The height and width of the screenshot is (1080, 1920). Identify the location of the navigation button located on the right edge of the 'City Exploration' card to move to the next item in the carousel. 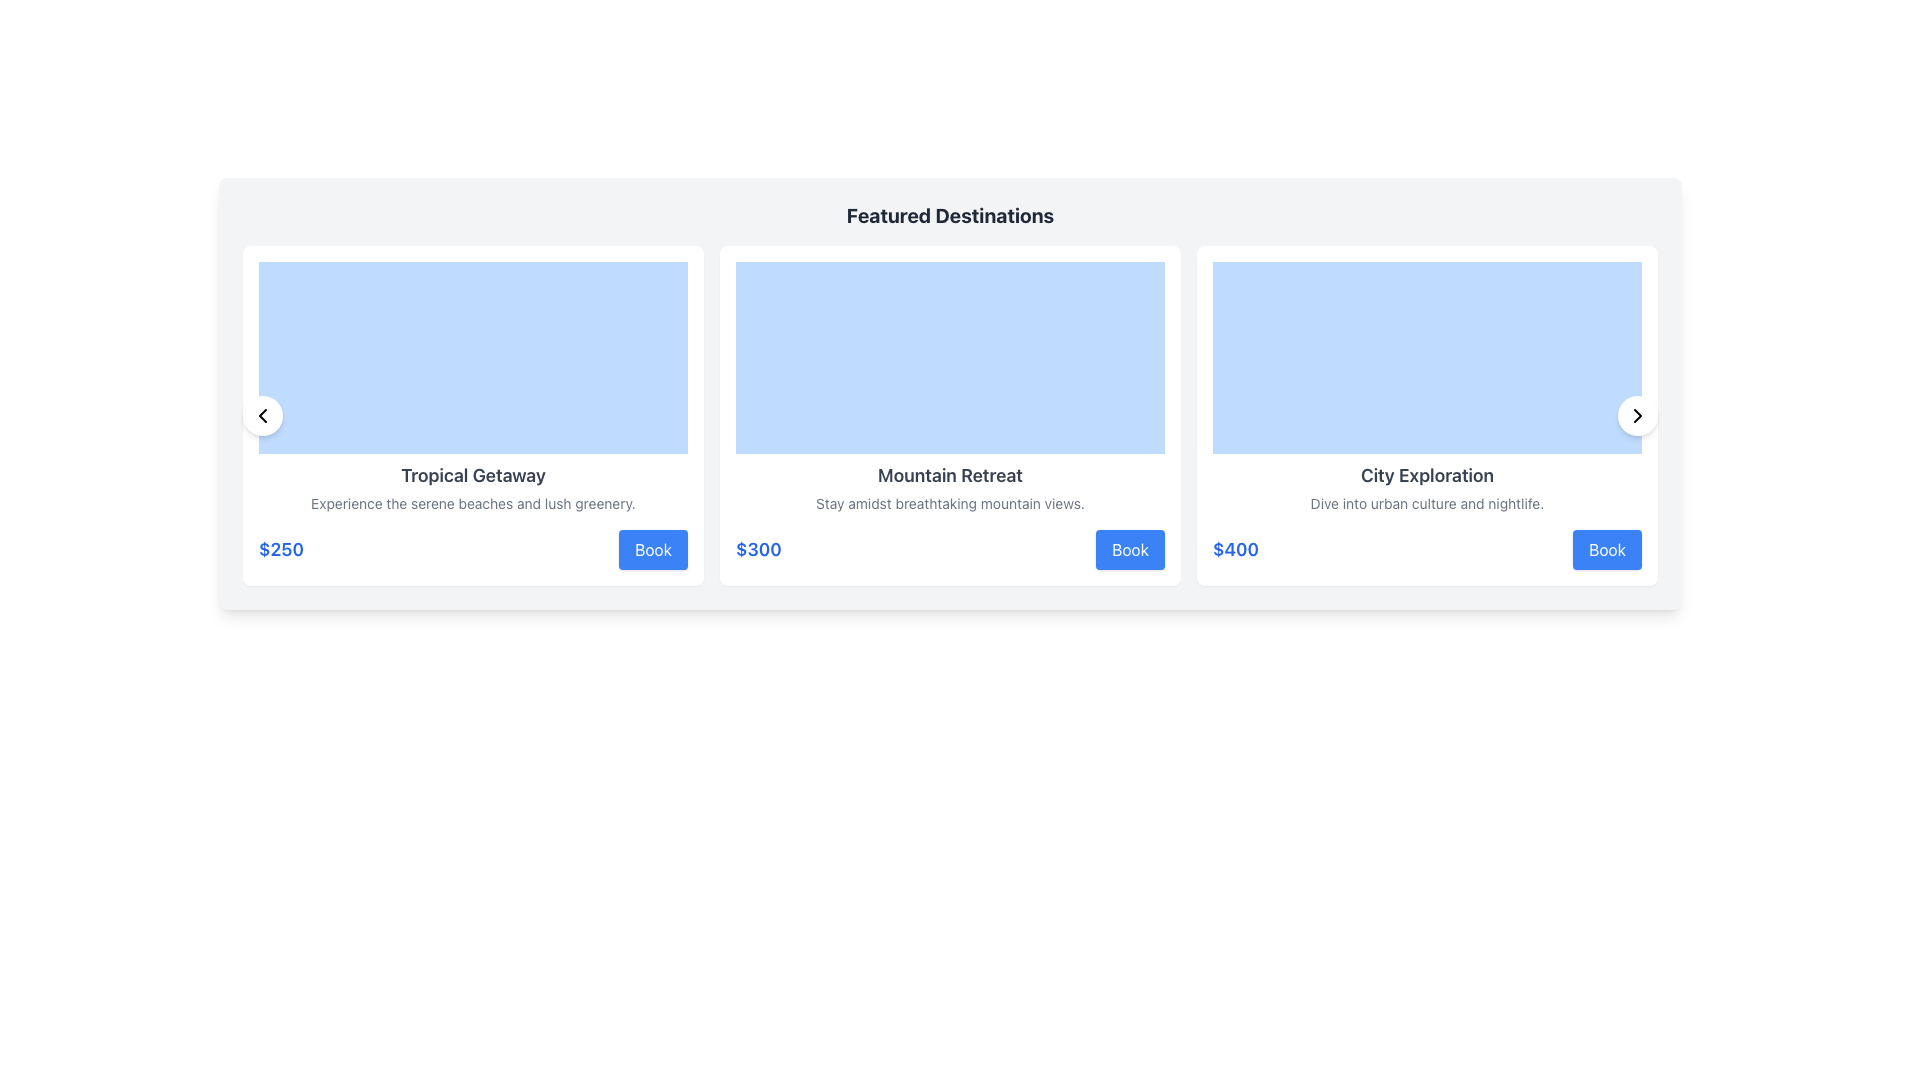
(1637, 415).